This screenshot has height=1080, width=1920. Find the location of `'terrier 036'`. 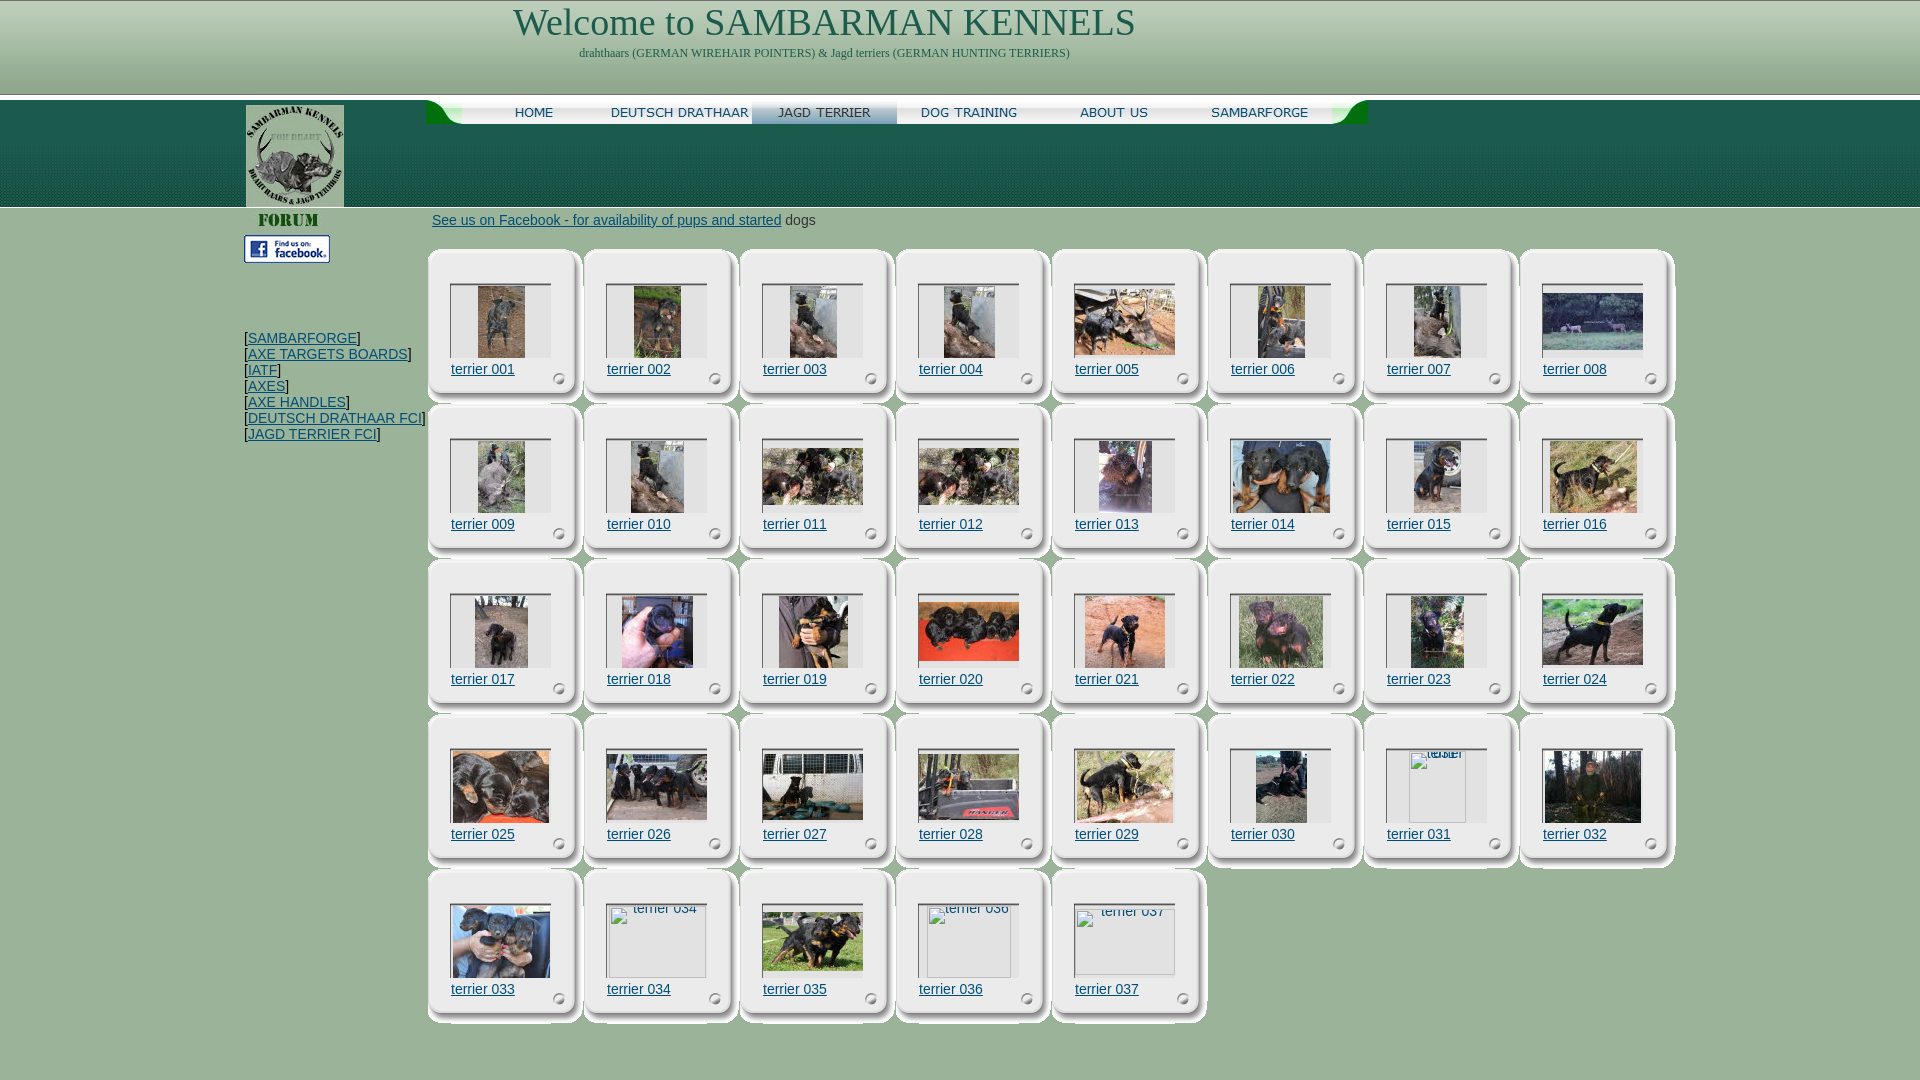

'terrier 036' is located at coordinates (949, 987).